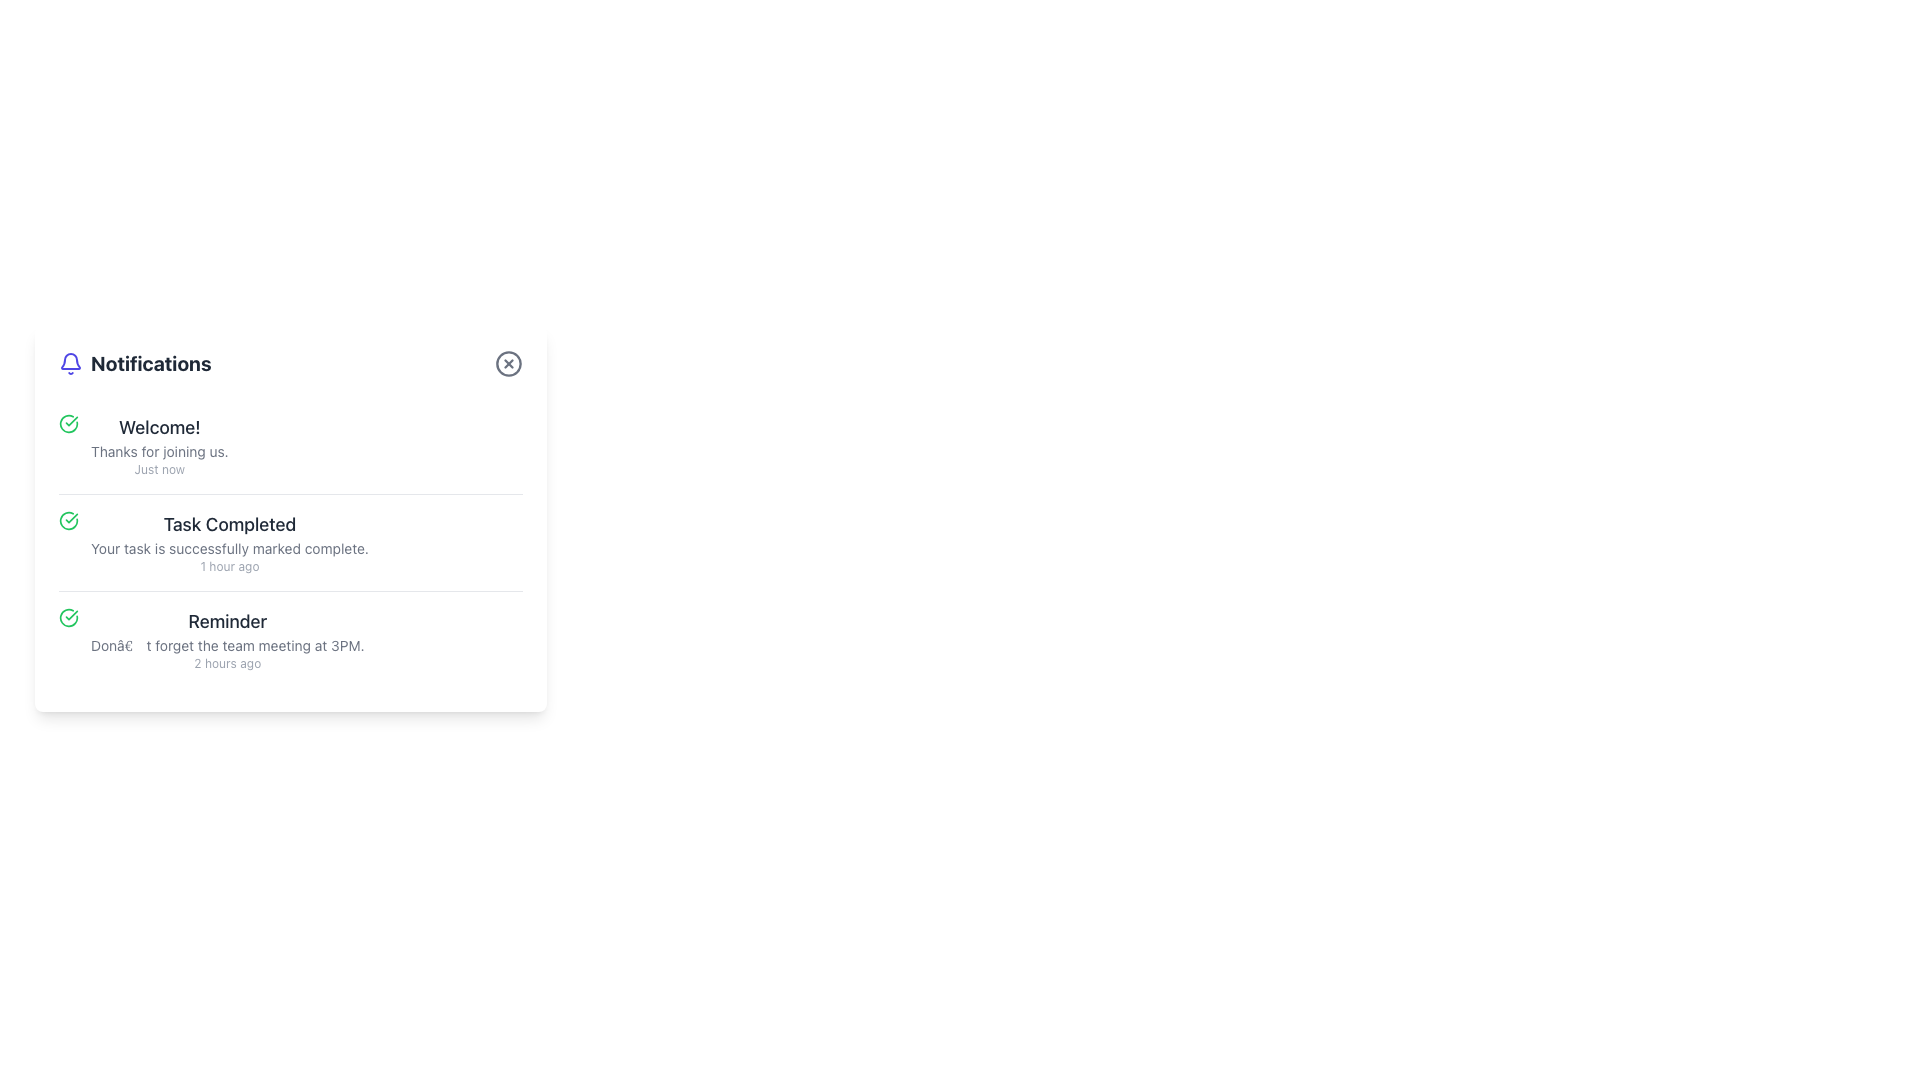  What do you see at coordinates (227, 640) in the screenshot?
I see `the third notification` at bounding box center [227, 640].